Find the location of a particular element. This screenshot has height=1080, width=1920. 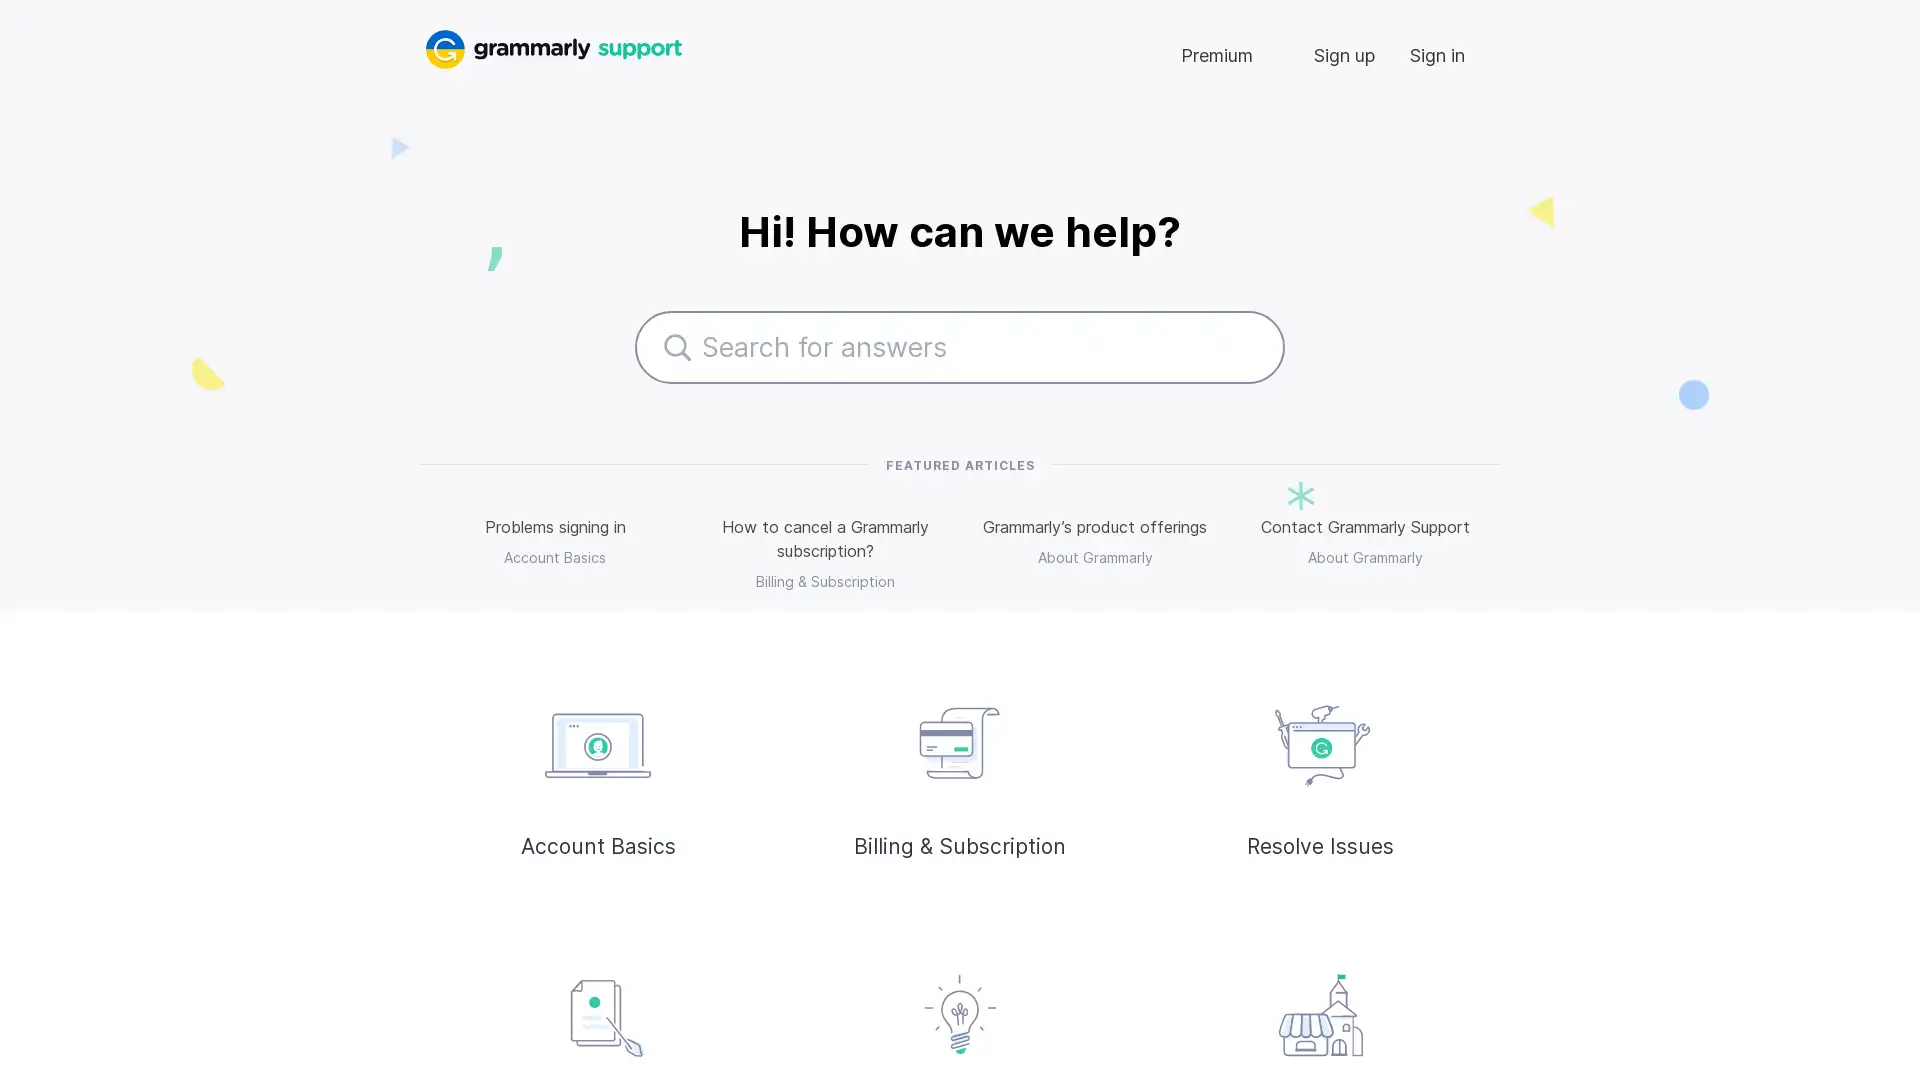

Sign in is located at coordinates (1436, 50).